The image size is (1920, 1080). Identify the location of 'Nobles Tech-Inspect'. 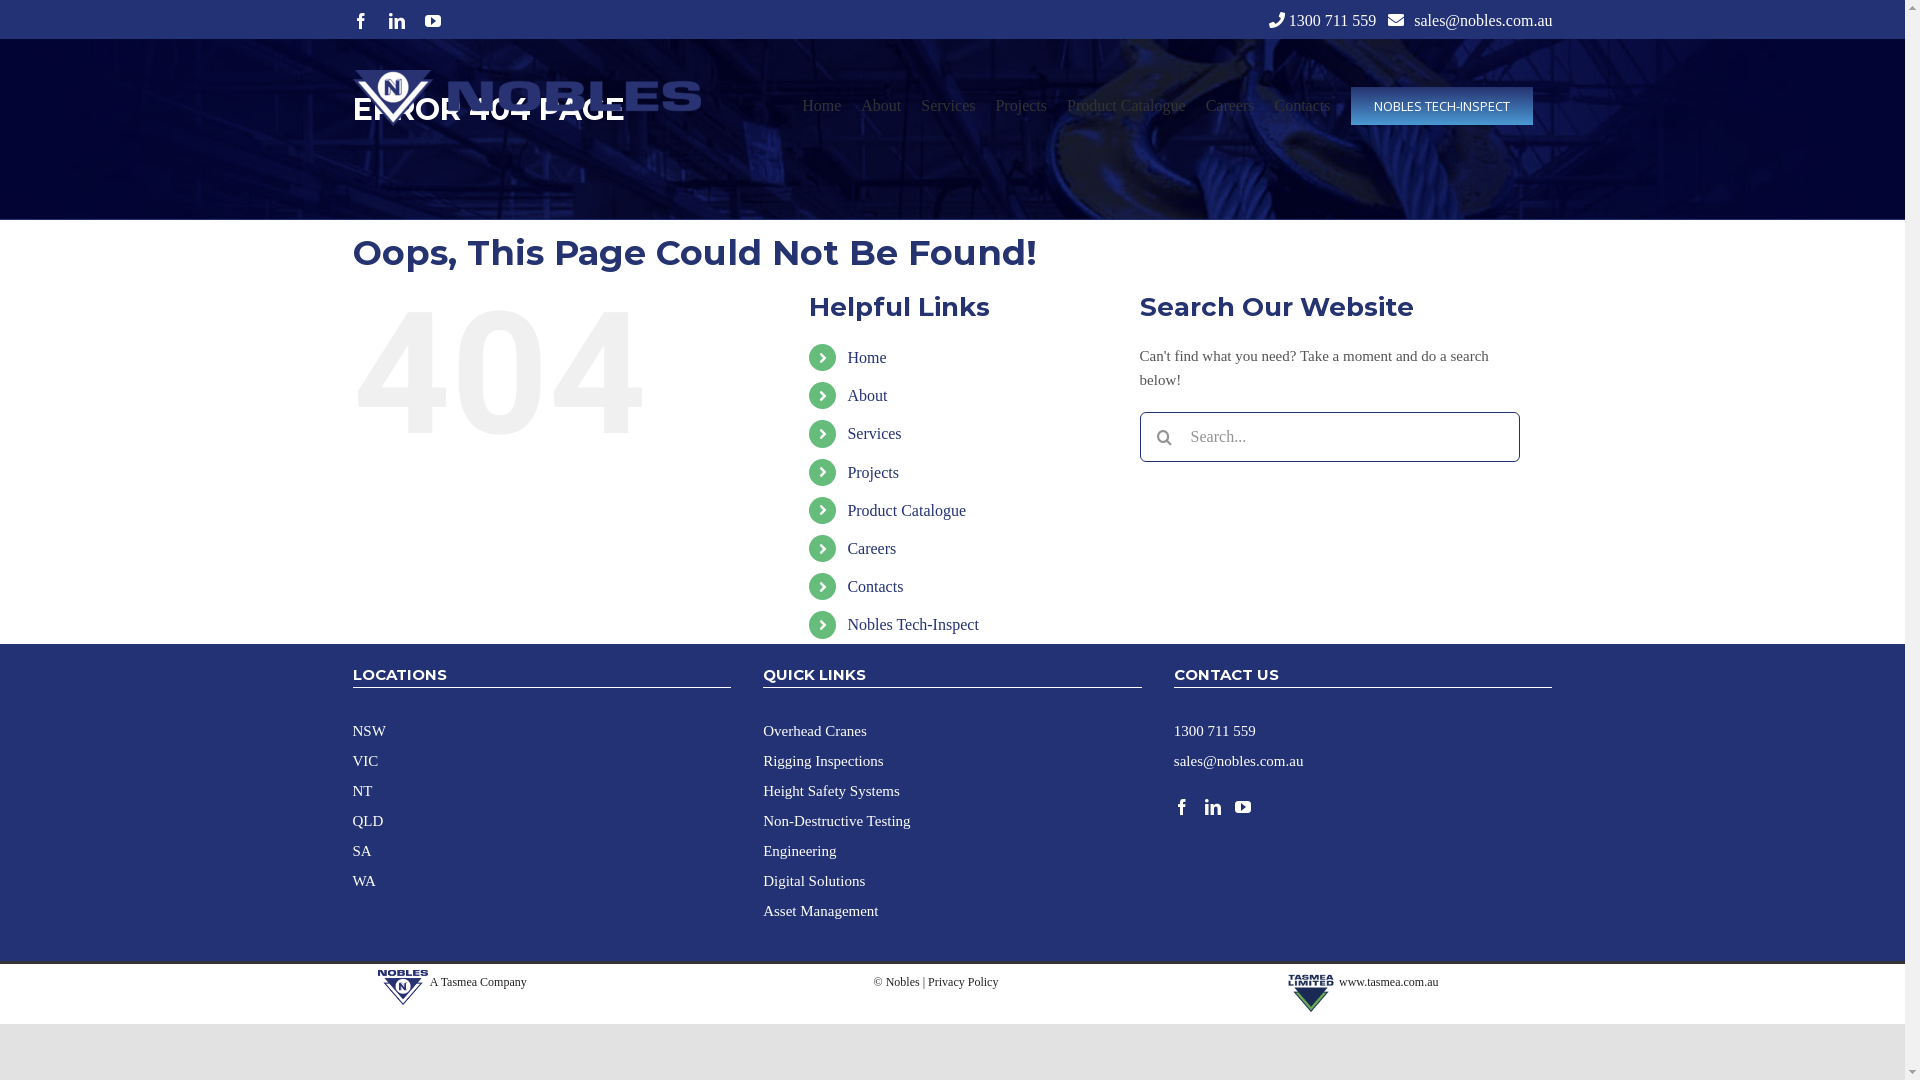
(911, 623).